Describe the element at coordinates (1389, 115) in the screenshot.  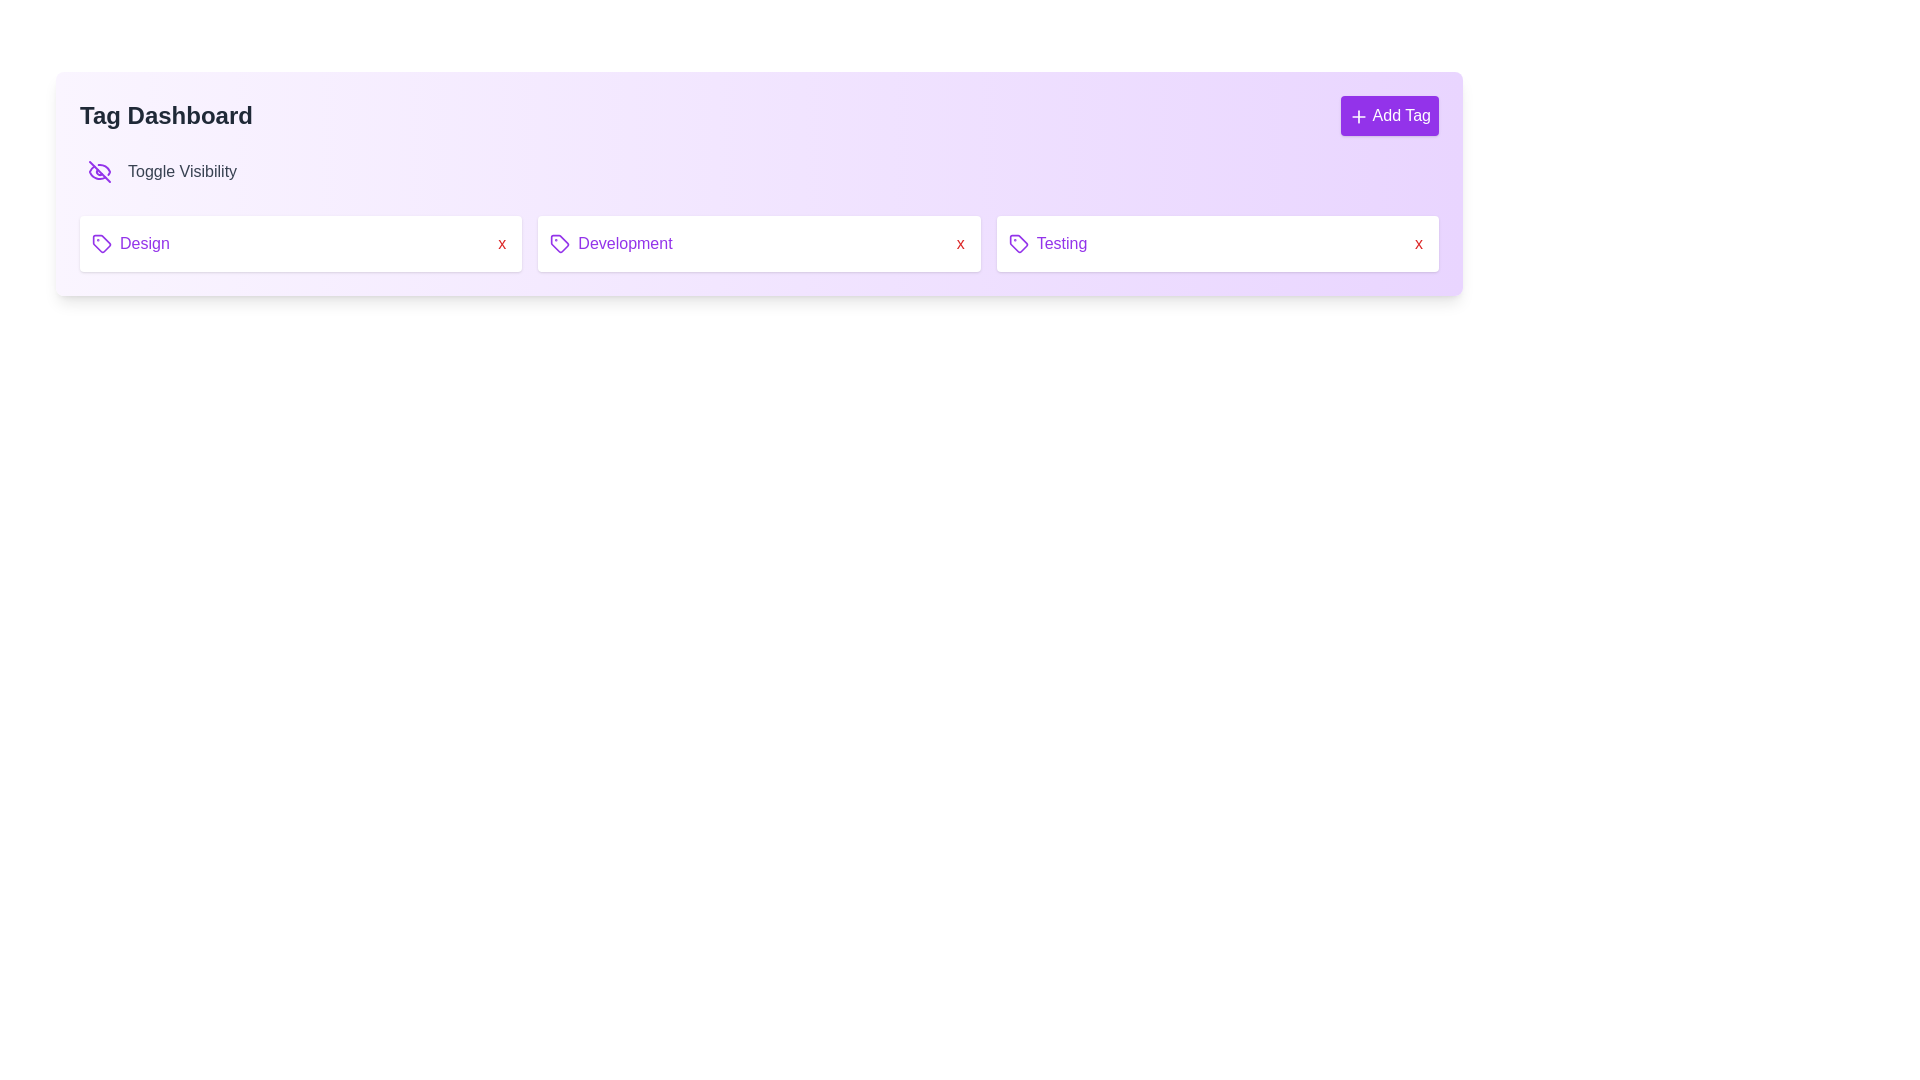
I see `the 'Add Tag' button located in the top-right corner next to the 'Tag Dashboard' heading` at that location.